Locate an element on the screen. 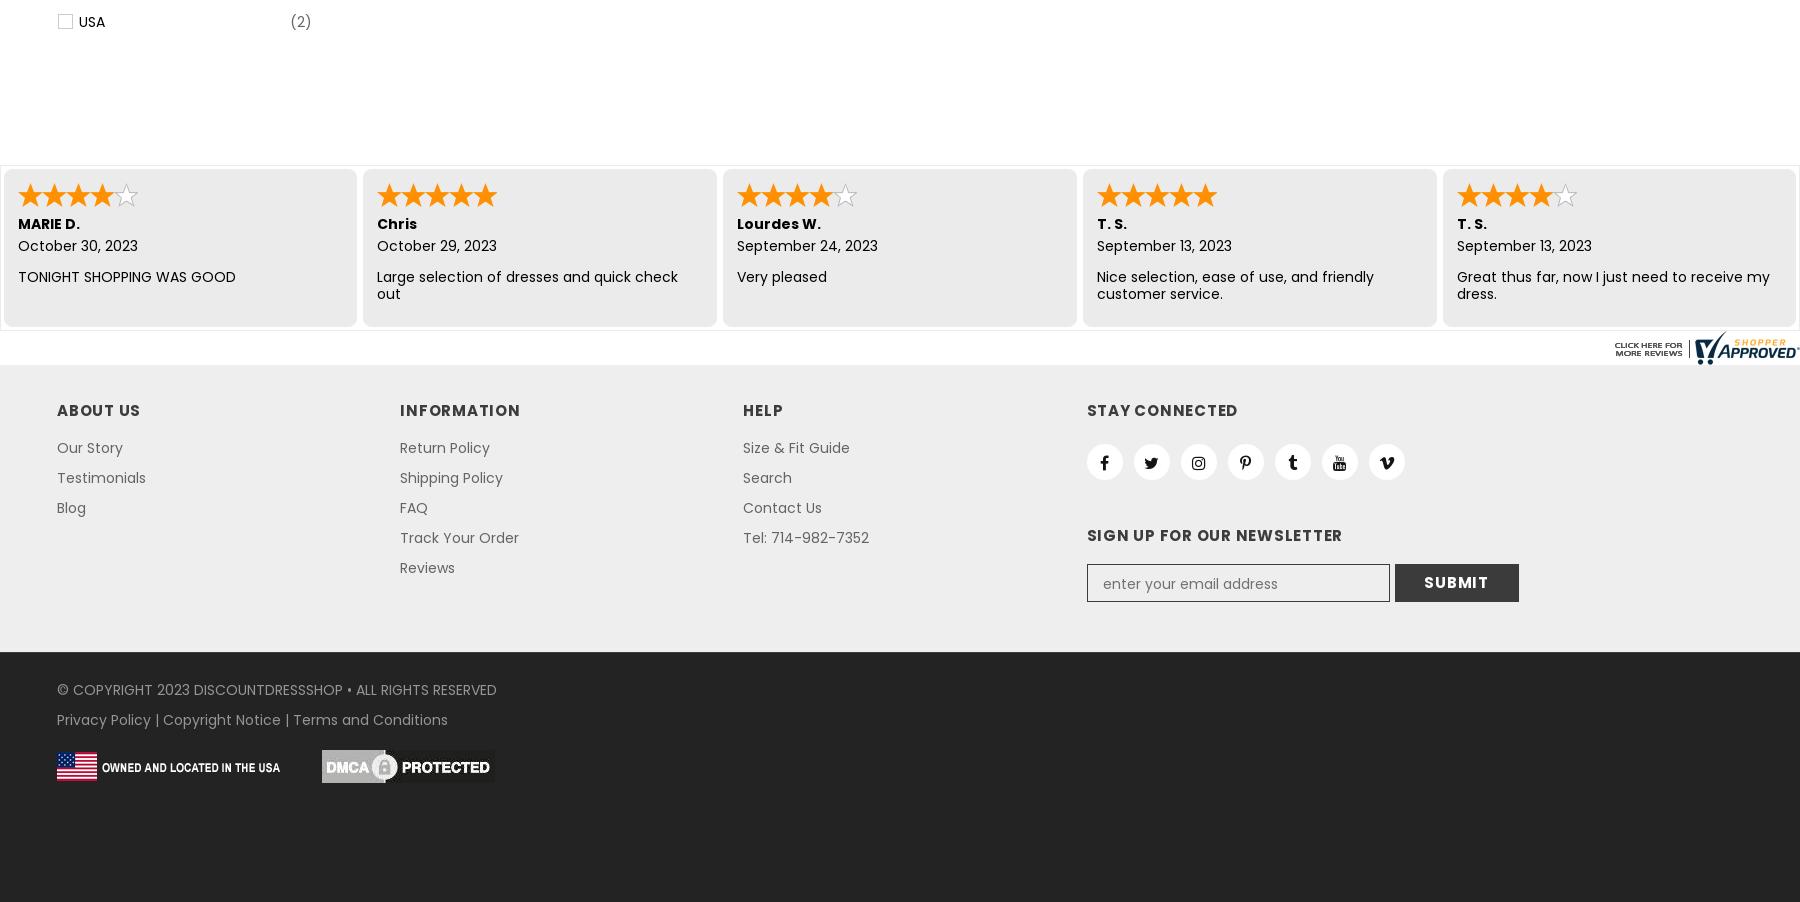 The height and width of the screenshot is (902, 1800). 'Delores' is located at coordinates (17, 222).